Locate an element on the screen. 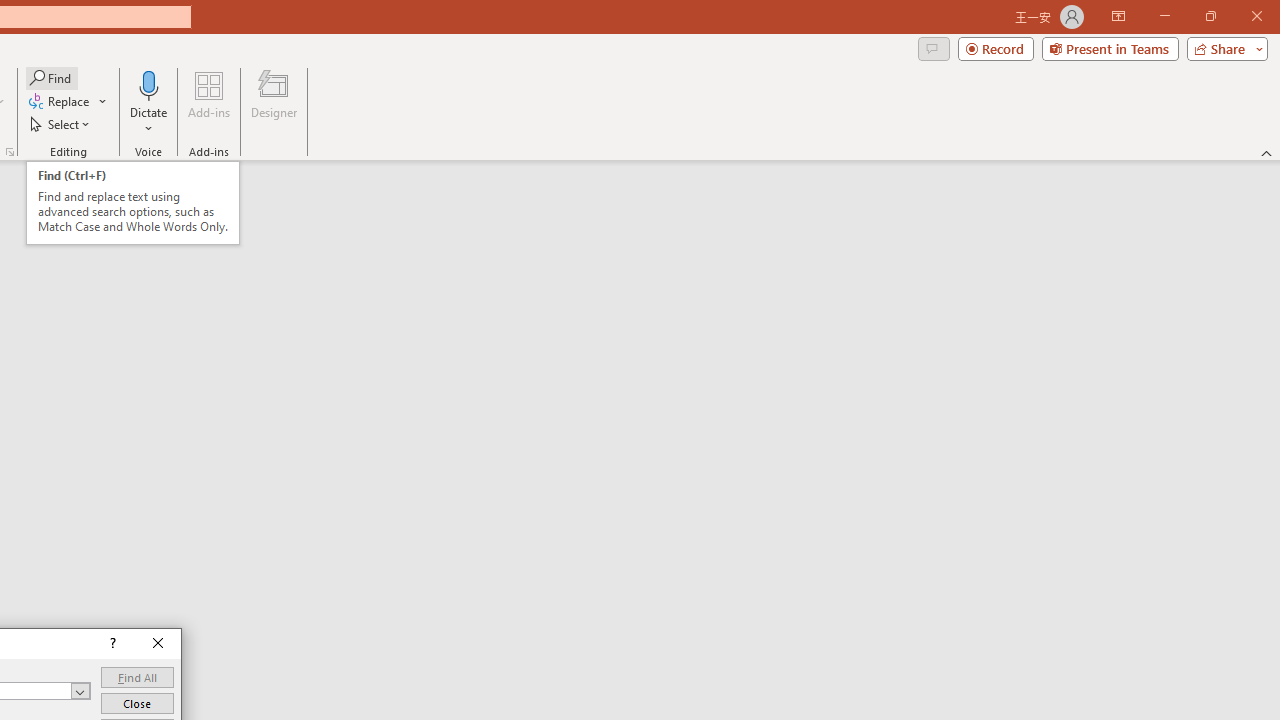 The height and width of the screenshot is (720, 1280). 'Find All' is located at coordinates (136, 676).